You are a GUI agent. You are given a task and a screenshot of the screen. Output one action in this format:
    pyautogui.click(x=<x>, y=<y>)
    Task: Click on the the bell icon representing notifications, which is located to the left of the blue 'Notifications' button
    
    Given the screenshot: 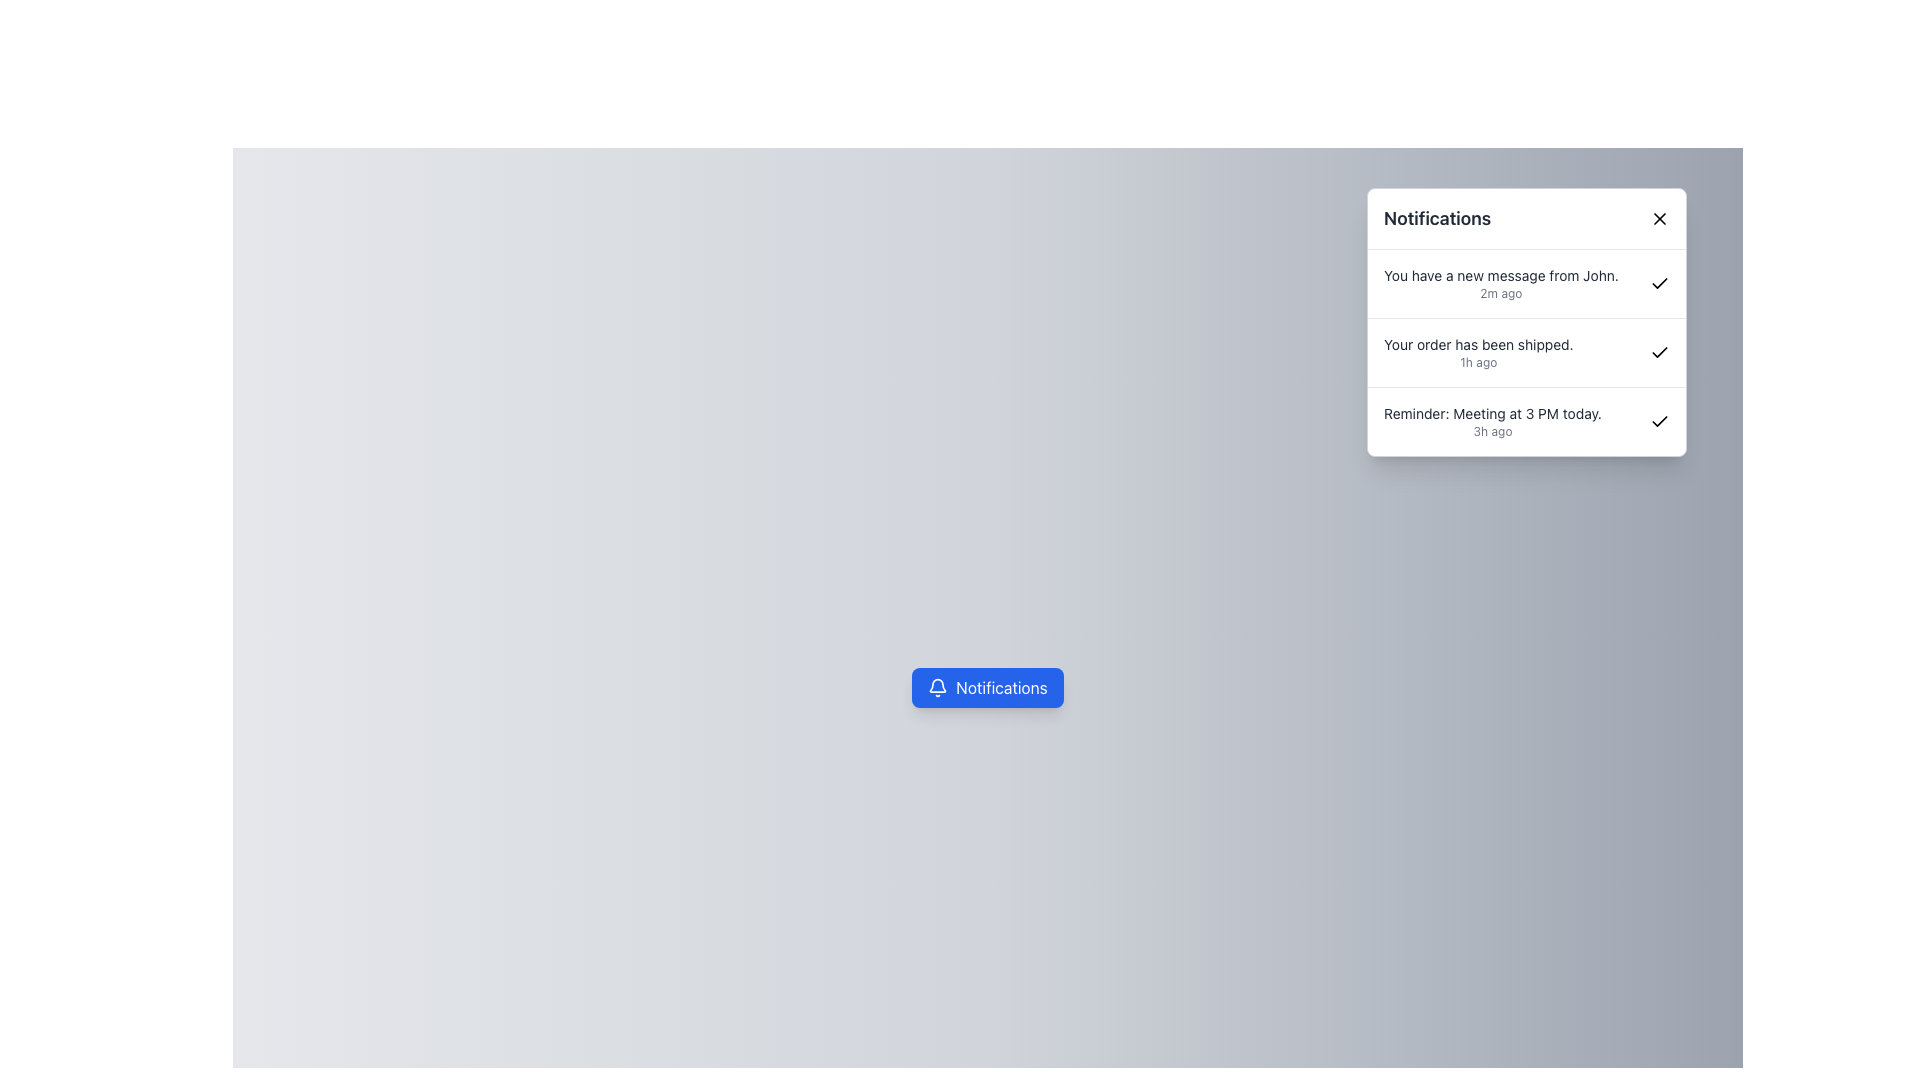 What is the action you would take?
    pyautogui.click(x=937, y=686)
    